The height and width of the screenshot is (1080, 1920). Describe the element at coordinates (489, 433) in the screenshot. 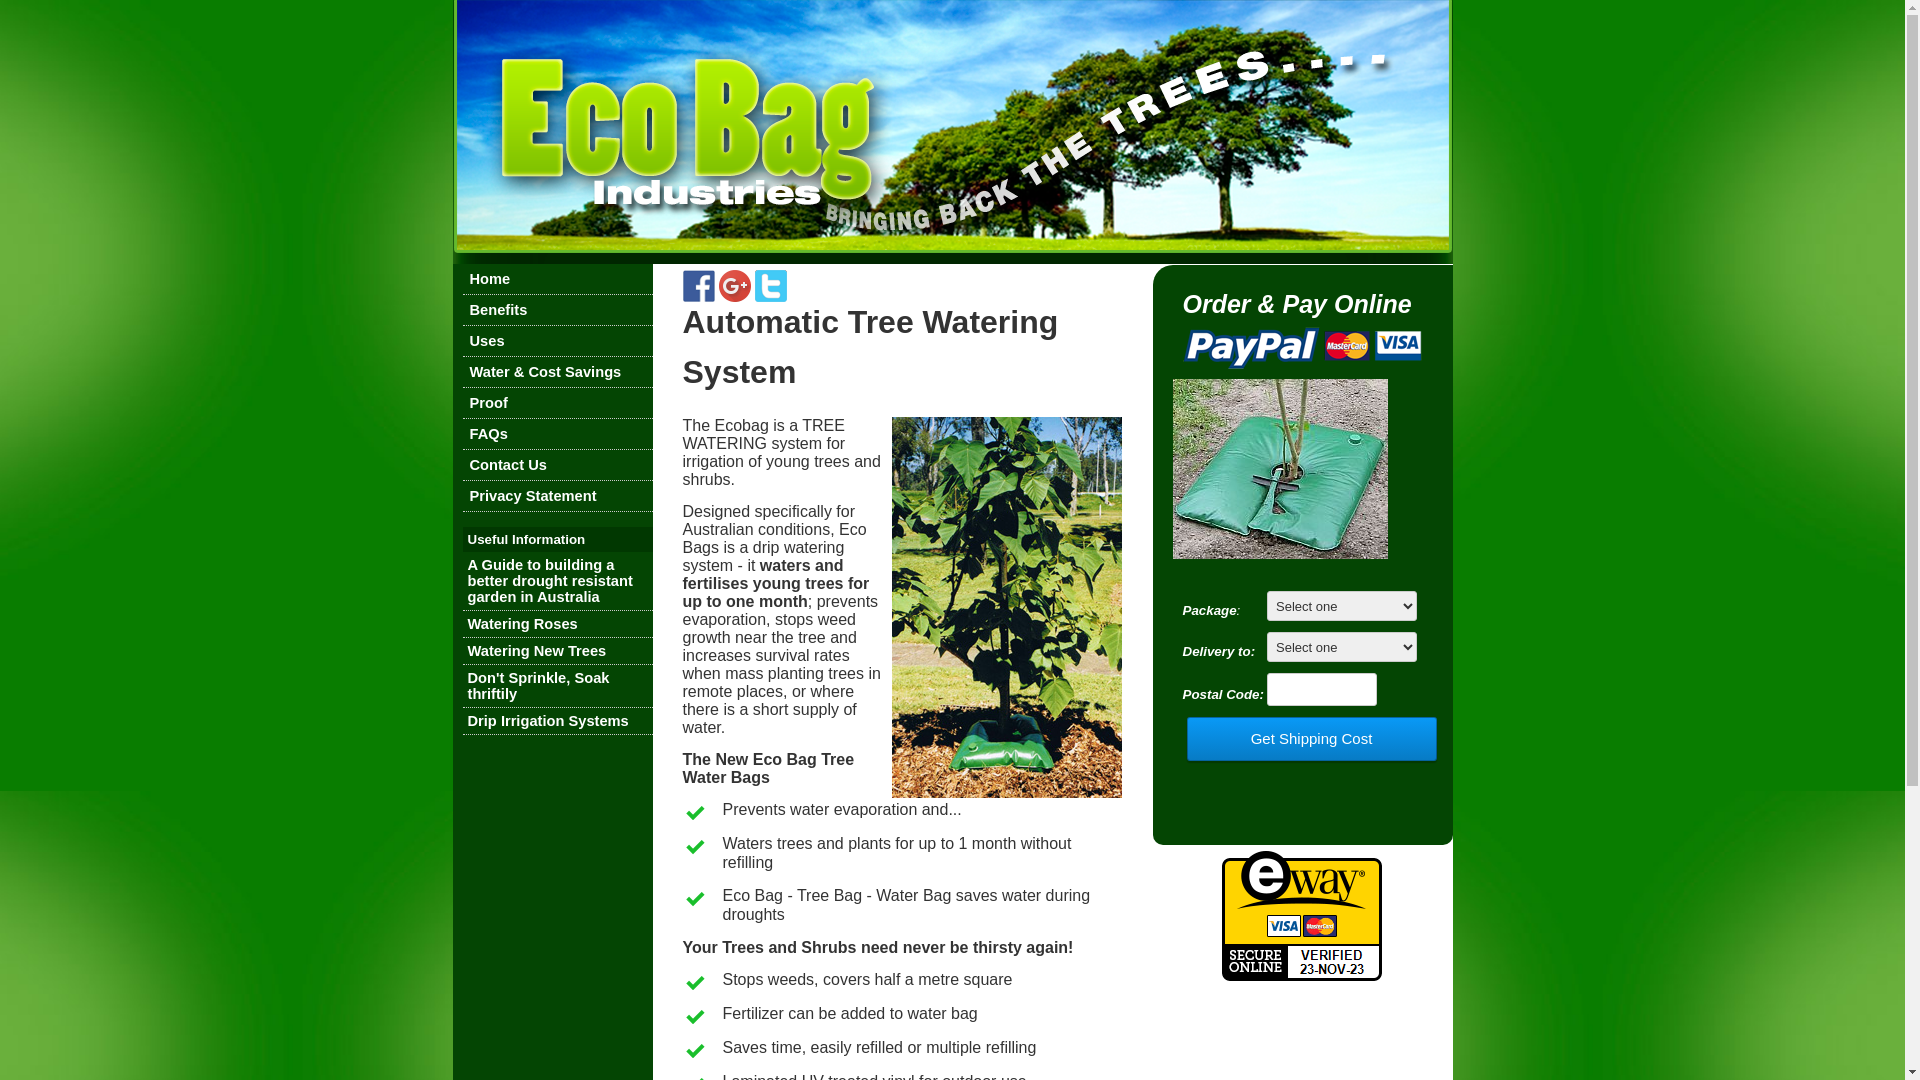

I see `'FAQs'` at that location.